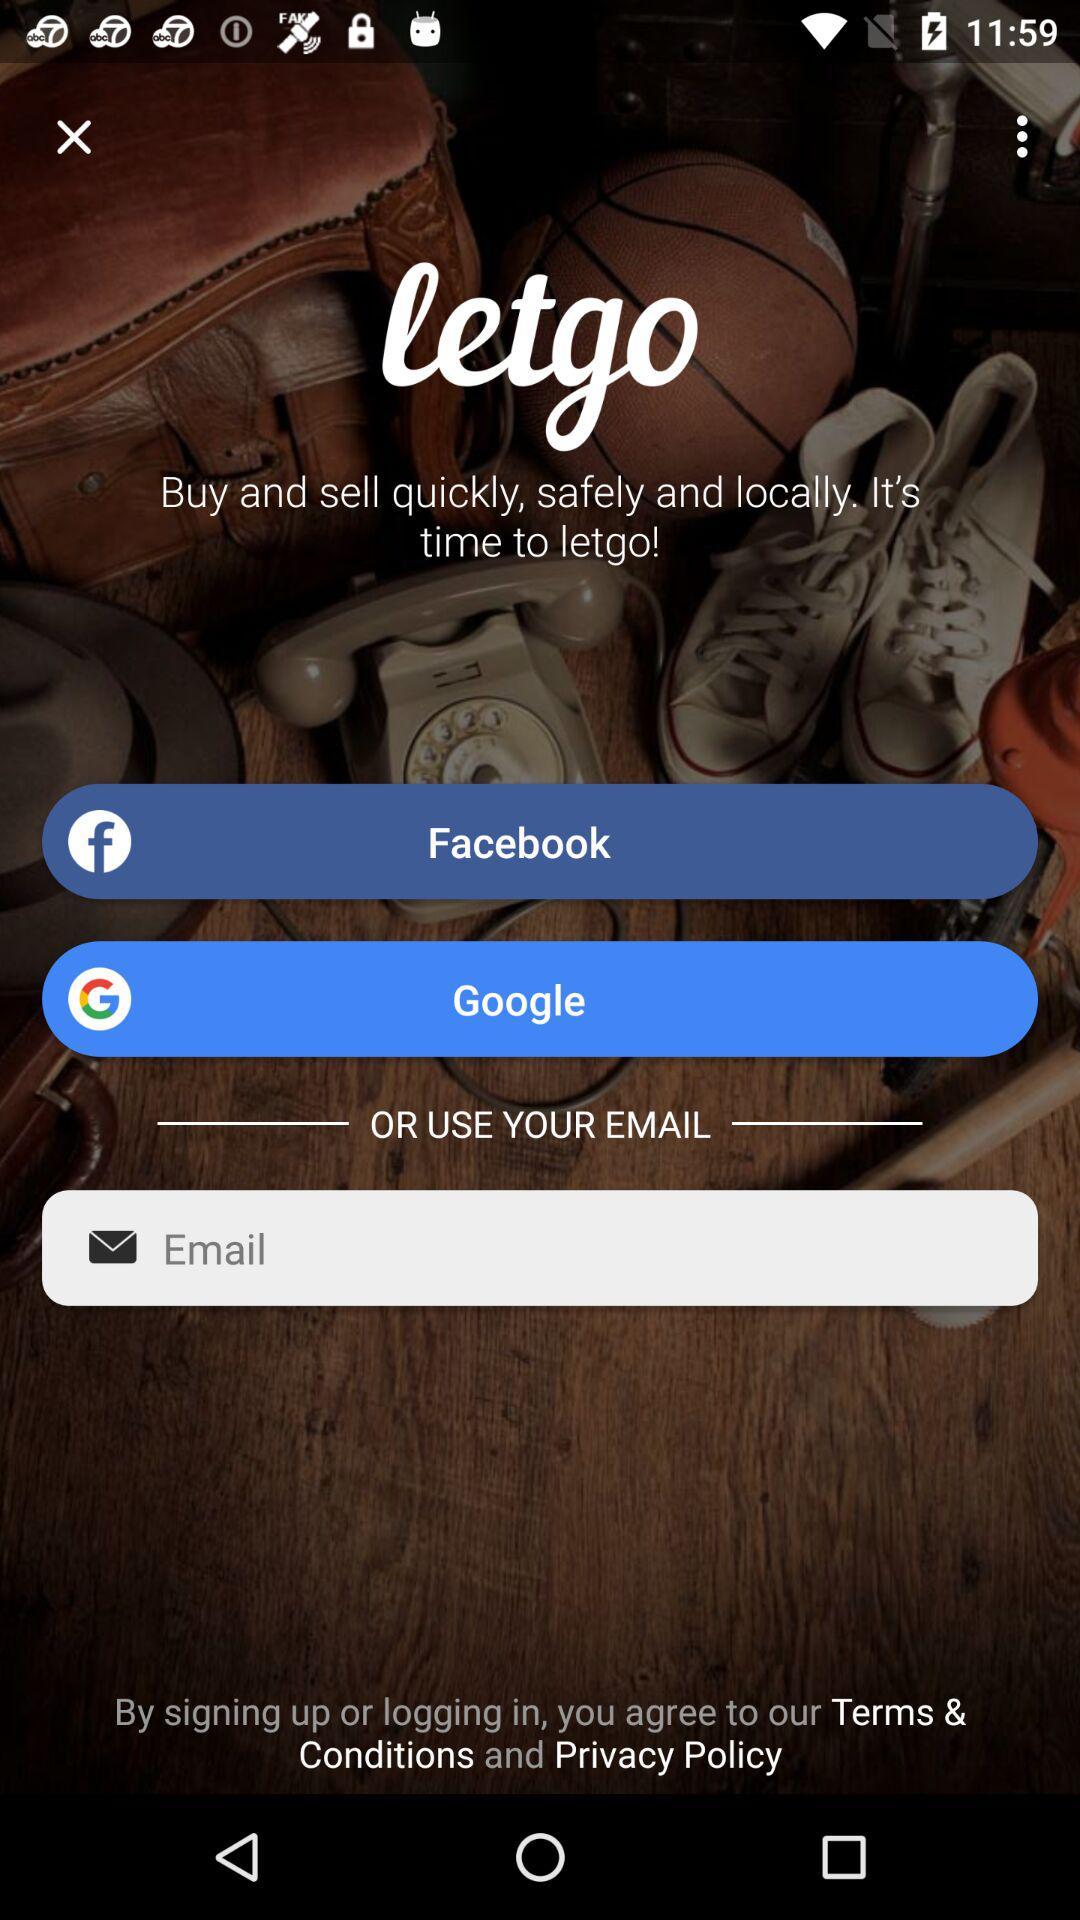  What do you see at coordinates (72, 135) in the screenshot?
I see `exit login page` at bounding box center [72, 135].